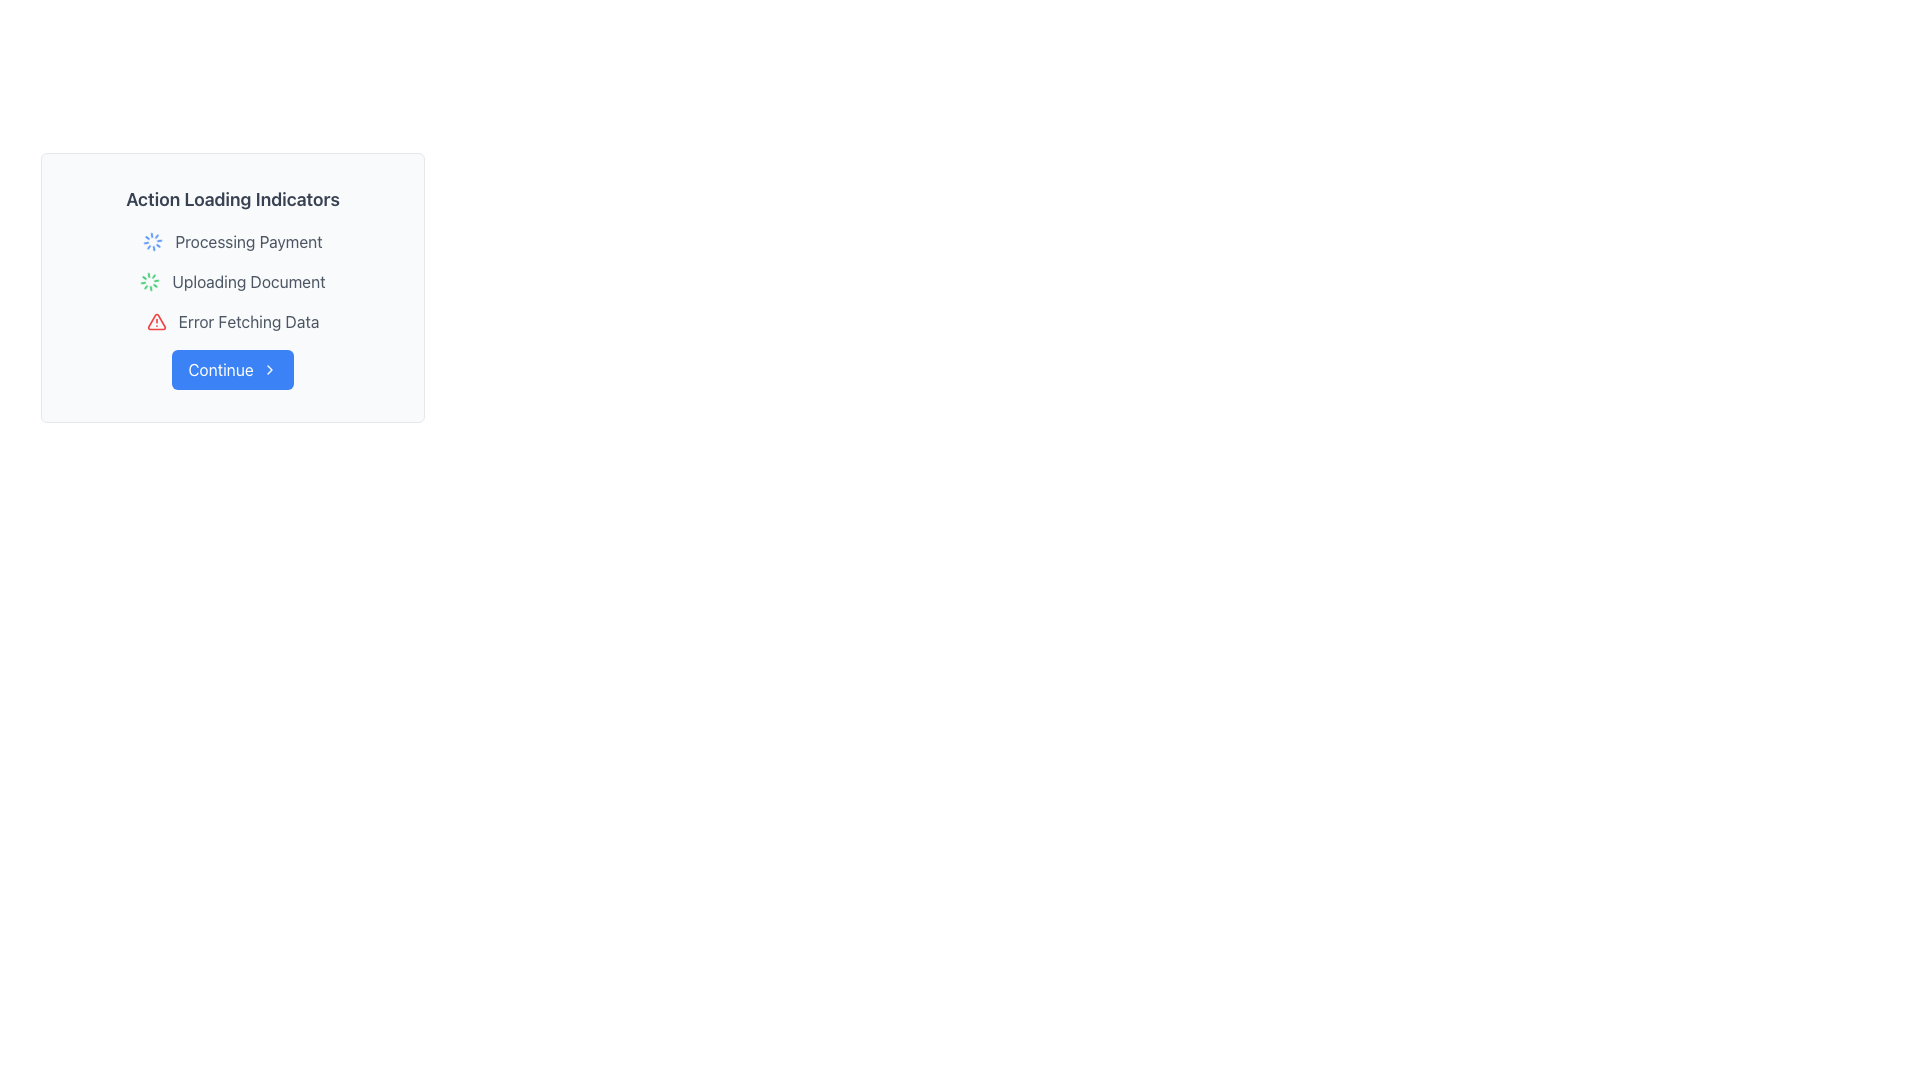 This screenshot has width=1920, height=1080. Describe the element at coordinates (155, 320) in the screenshot. I see `the alert icon indicating an error state for the 'Error Fetching Data' message, located to the left of the corresponding text in the 'Action Loading Indicators' section` at that location.